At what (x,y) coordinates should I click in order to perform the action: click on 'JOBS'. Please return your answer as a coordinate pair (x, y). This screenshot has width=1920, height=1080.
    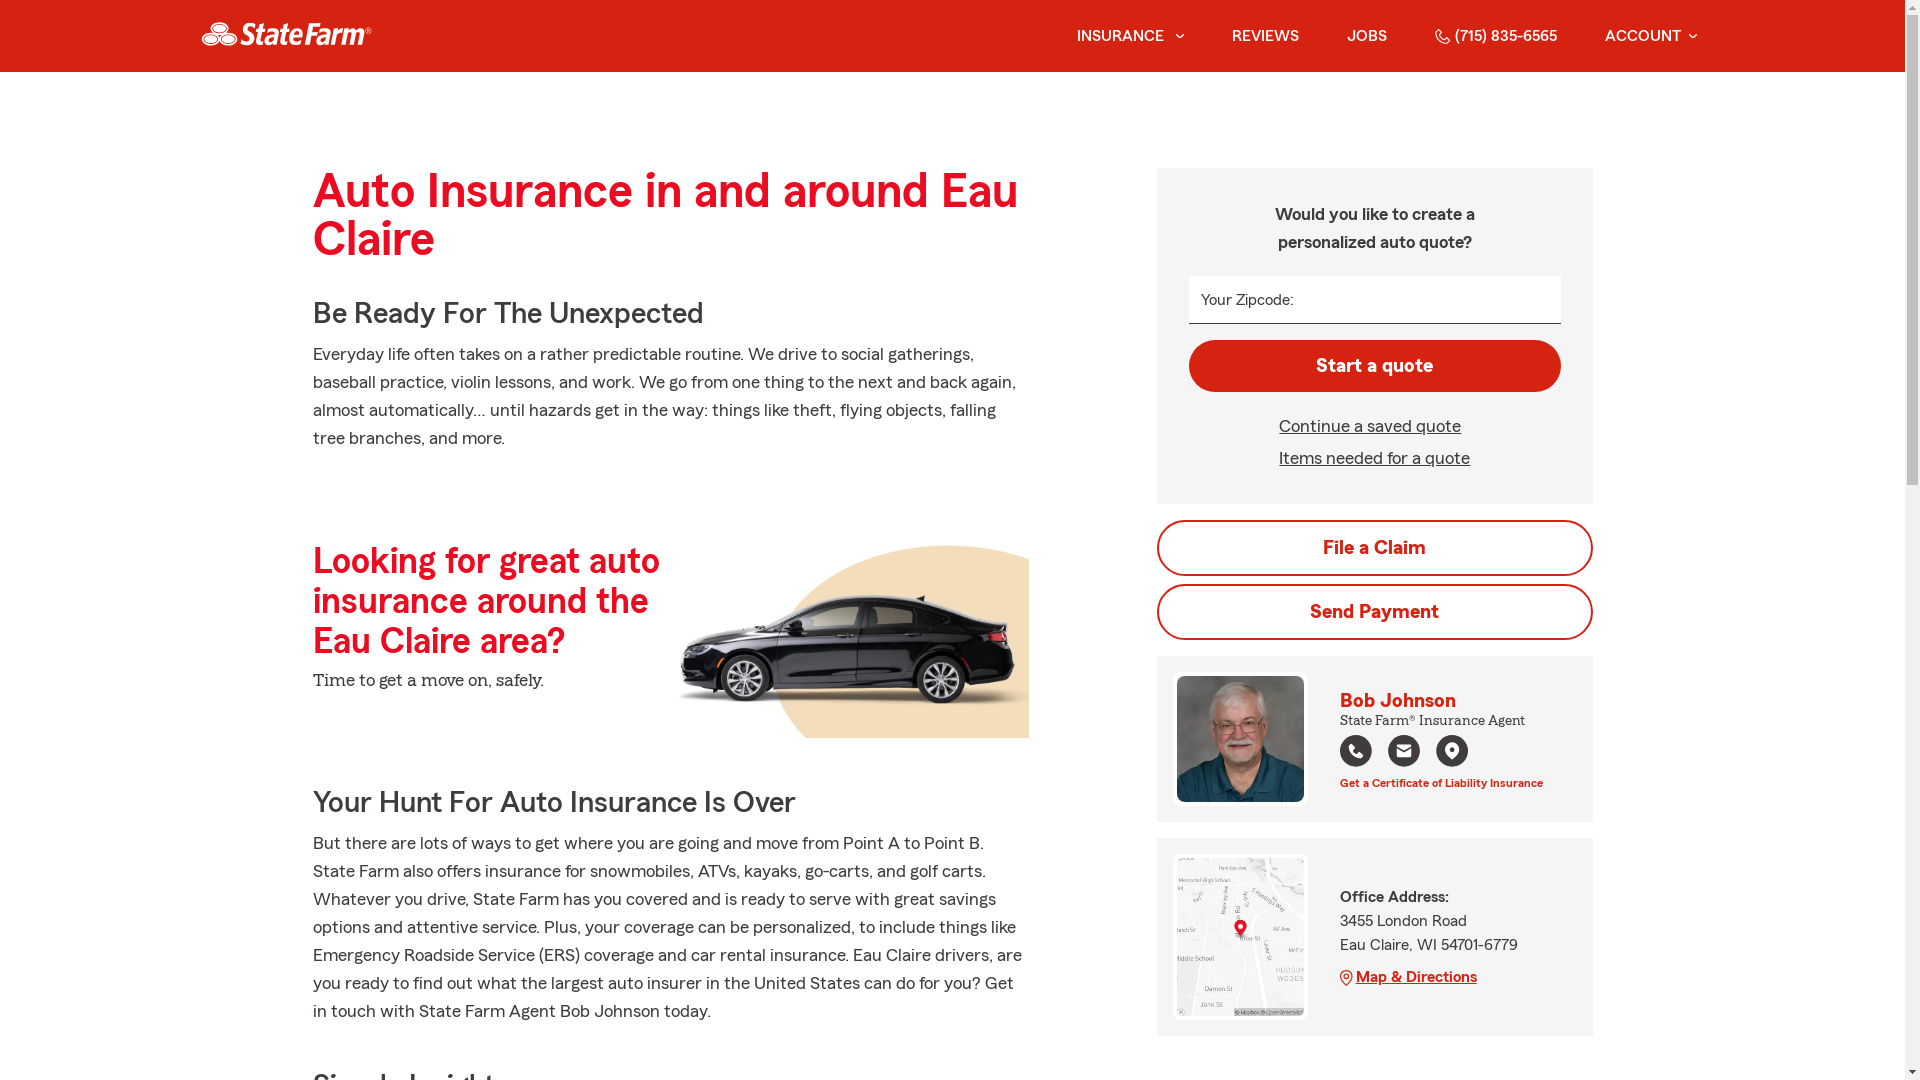
    Looking at the image, I should click on (1365, 35).